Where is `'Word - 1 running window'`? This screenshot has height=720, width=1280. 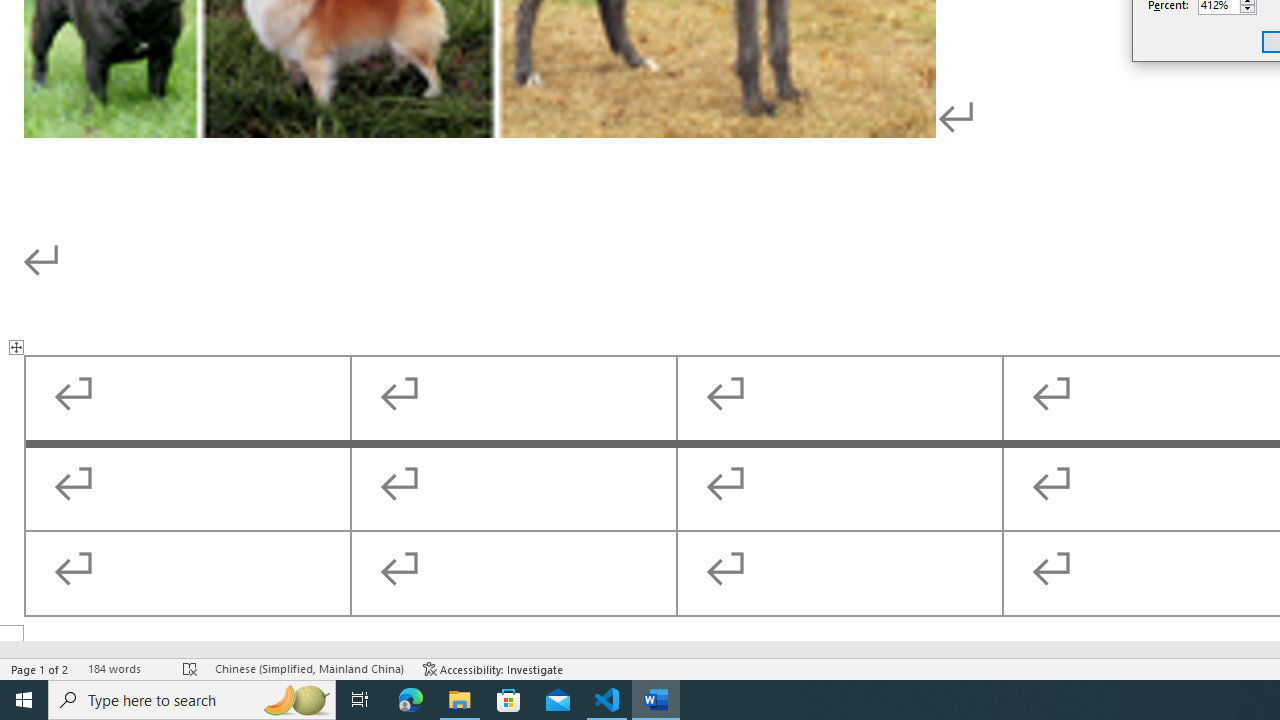
'Word - 1 running window' is located at coordinates (656, 698).